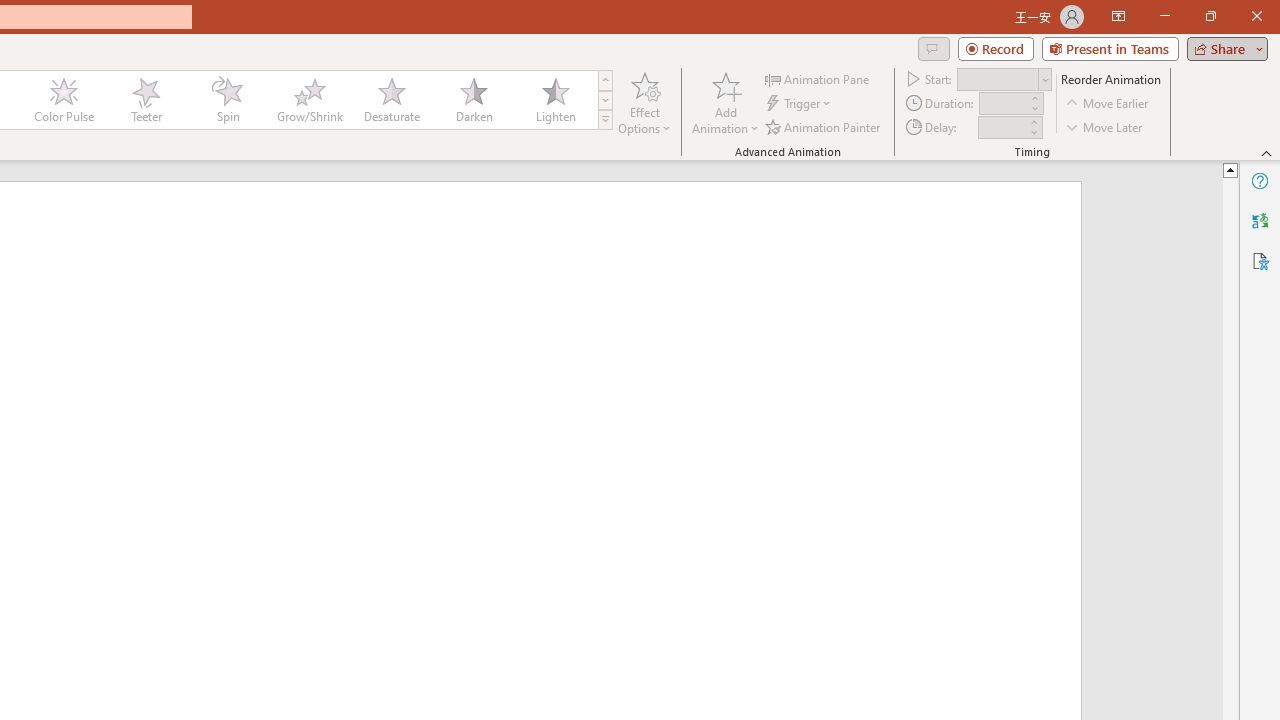 Image resolution: width=1280 pixels, height=720 pixels. I want to click on 'Color Pulse', so click(64, 100).